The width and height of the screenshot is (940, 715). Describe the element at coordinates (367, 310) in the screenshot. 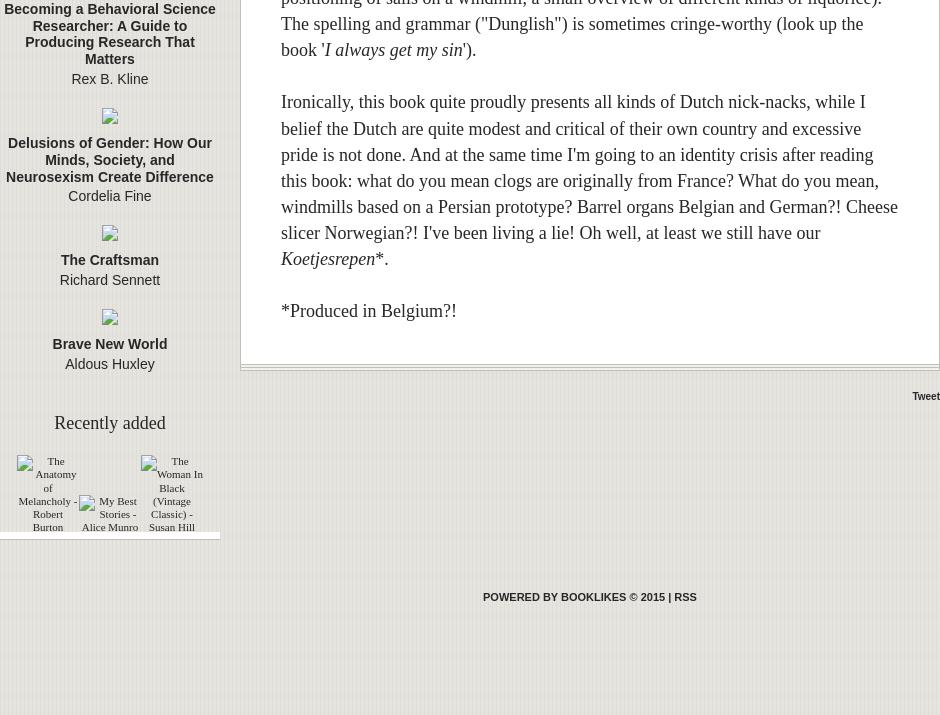

I see `'*Produced in Belgium?!'` at that location.